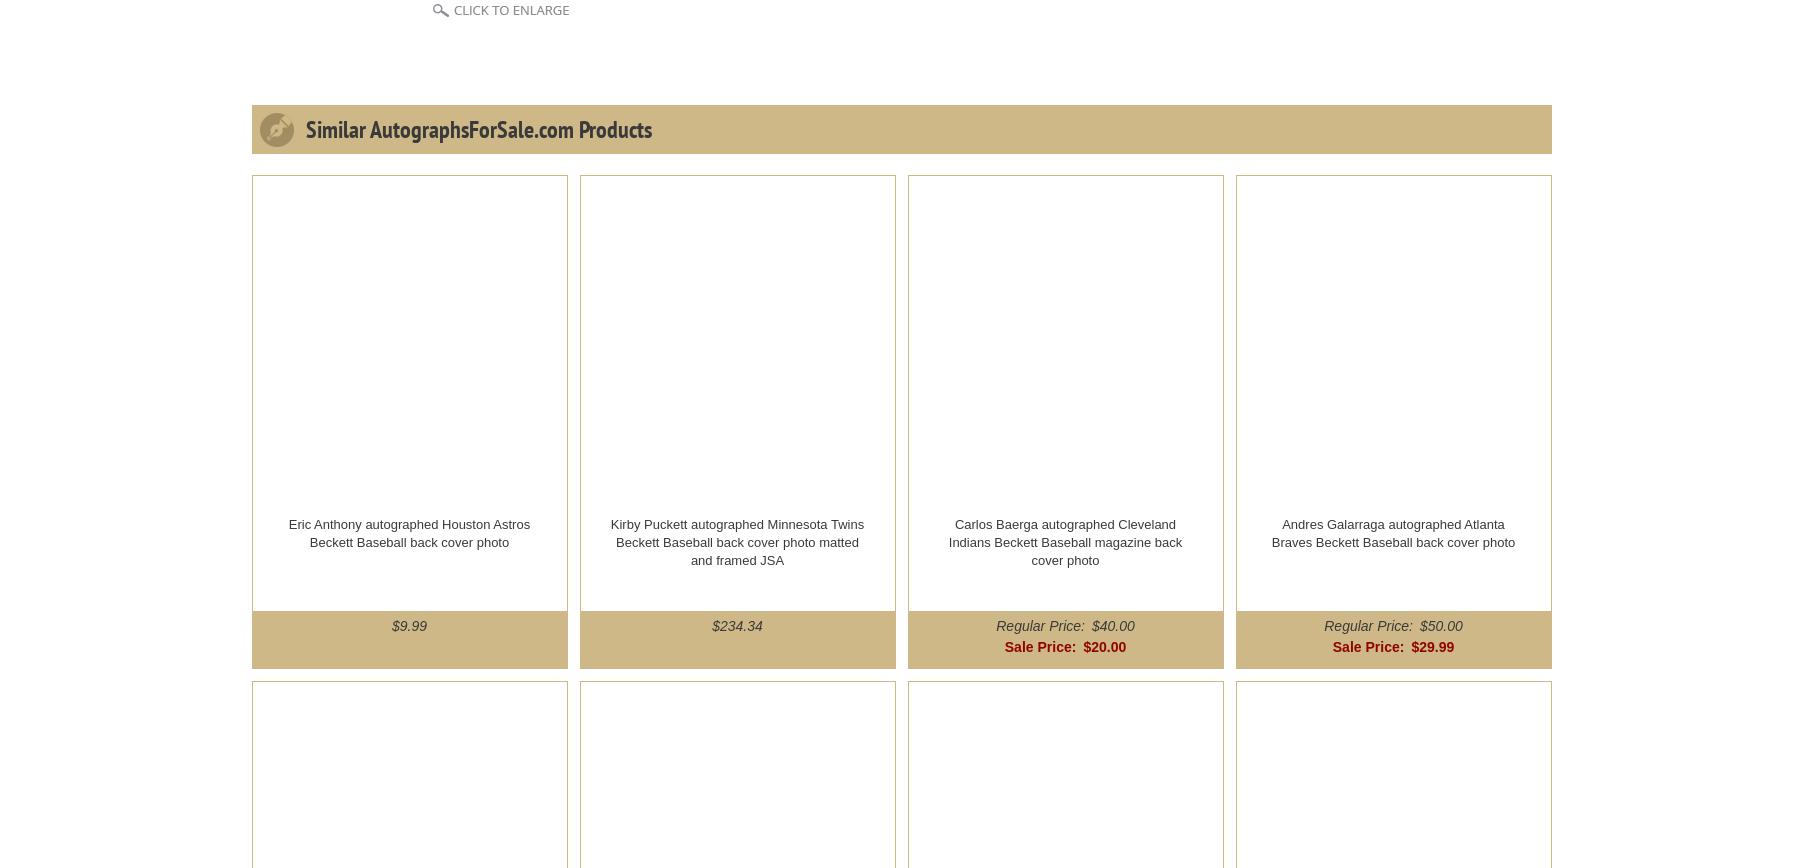 This screenshot has width=1803, height=868. What do you see at coordinates (1418, 624) in the screenshot?
I see `'$50.00'` at bounding box center [1418, 624].